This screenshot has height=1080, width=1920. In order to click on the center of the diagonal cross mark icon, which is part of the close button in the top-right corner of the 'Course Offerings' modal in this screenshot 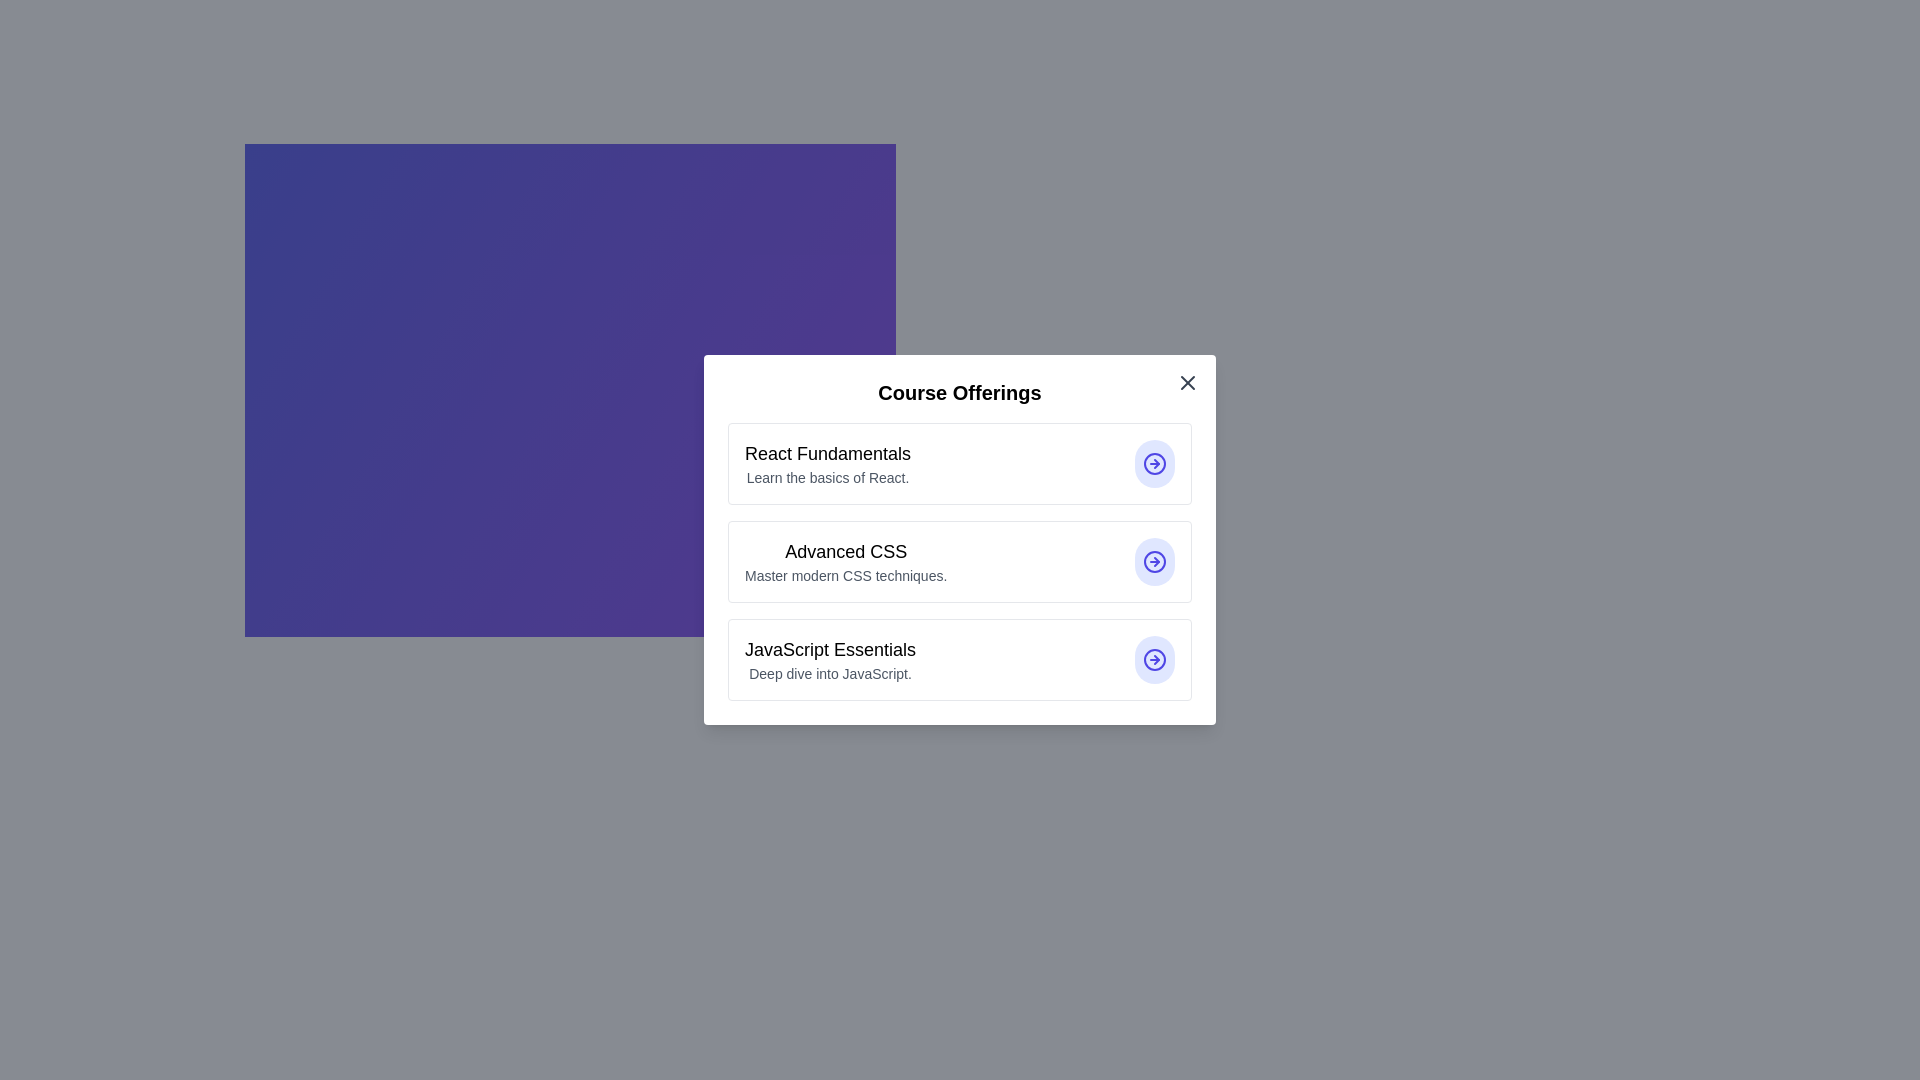, I will do `click(1188, 382)`.